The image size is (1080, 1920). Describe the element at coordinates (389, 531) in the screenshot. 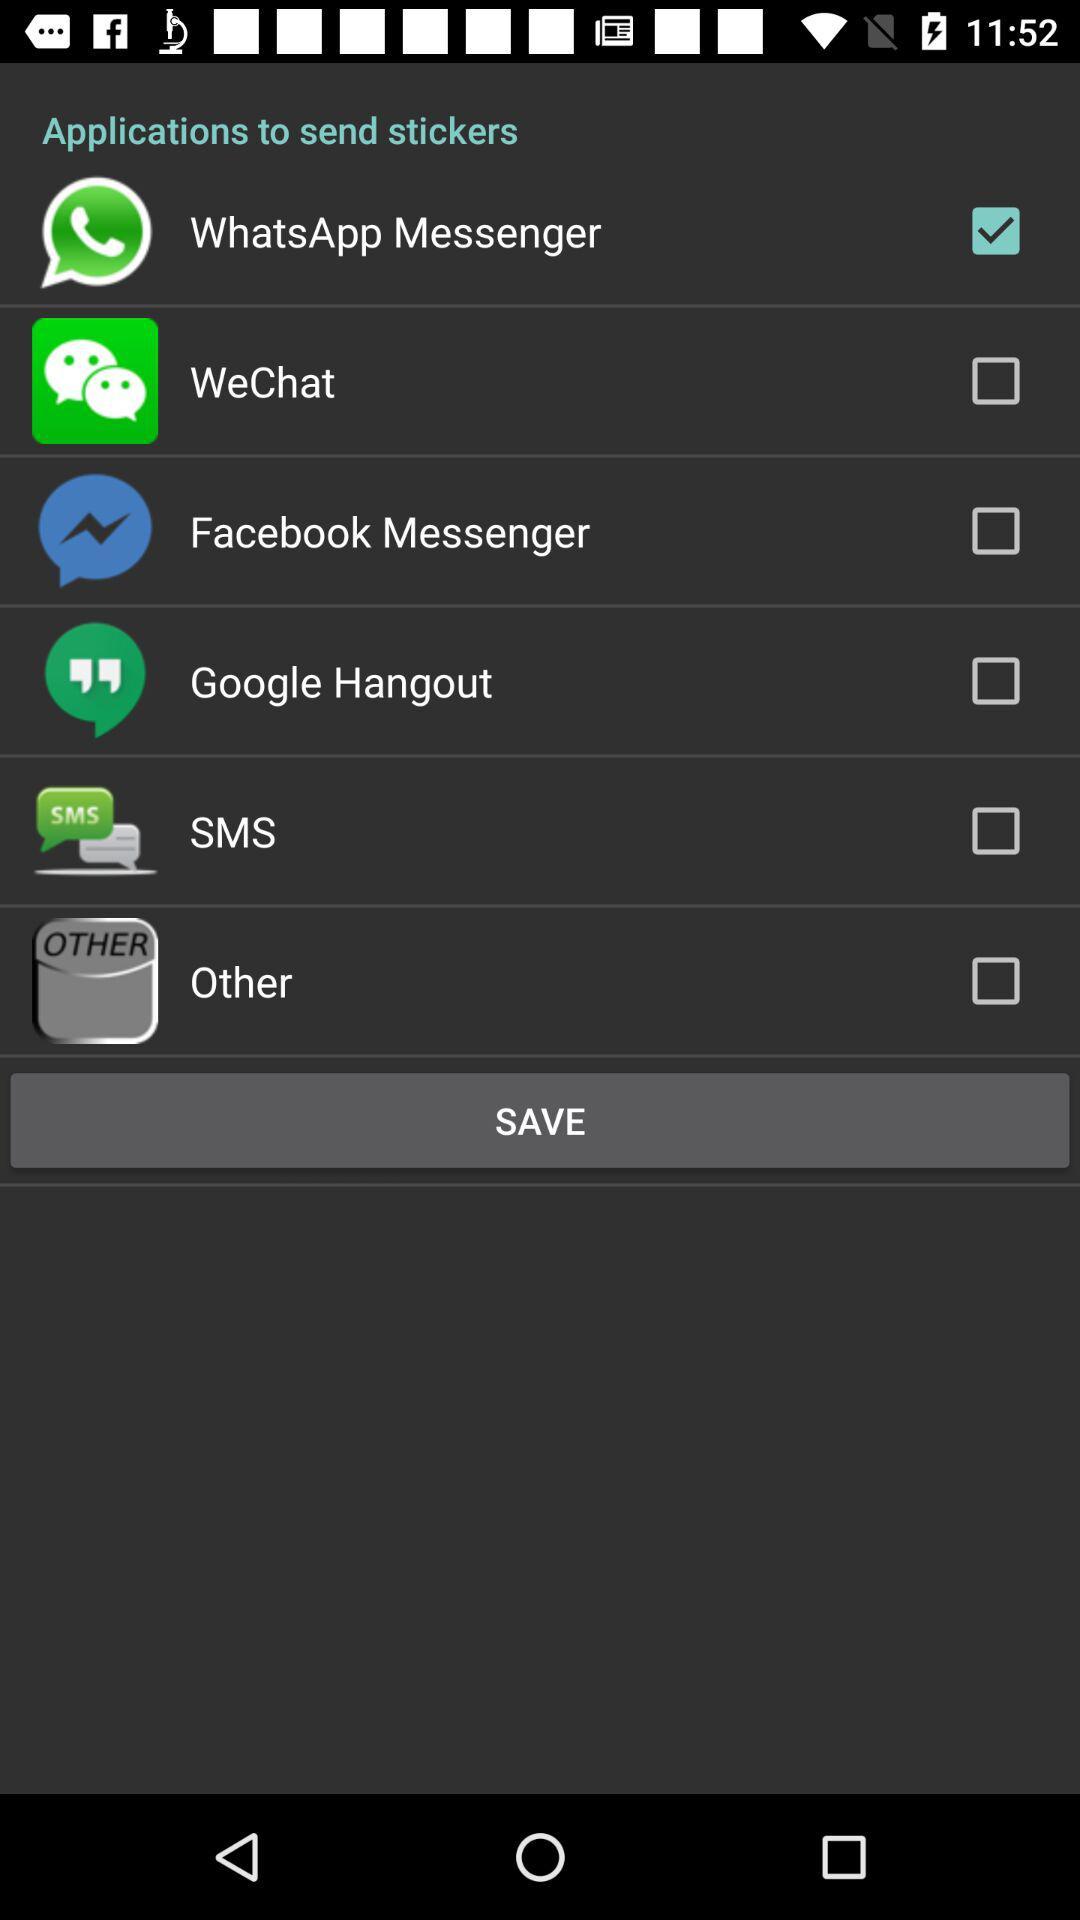

I see `the icon above google hangout item` at that location.